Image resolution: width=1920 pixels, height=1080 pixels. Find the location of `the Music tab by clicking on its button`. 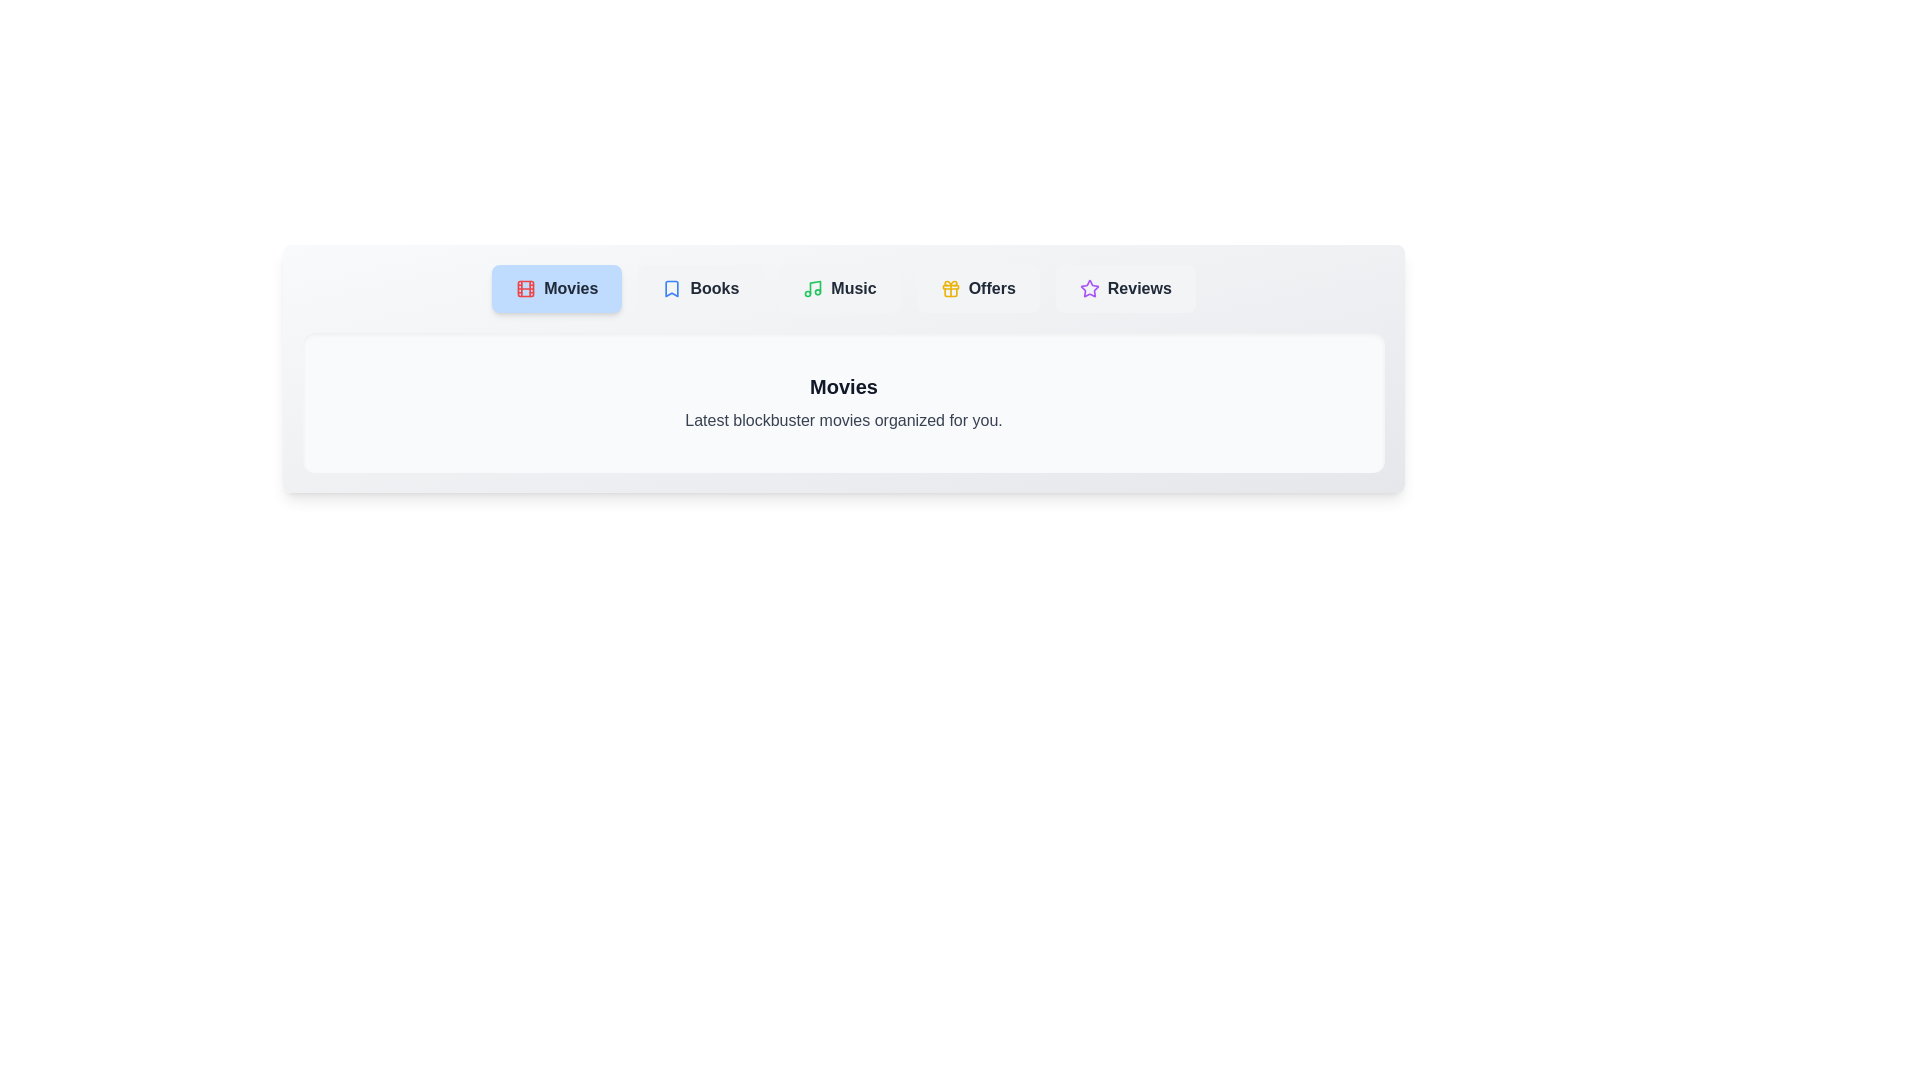

the Music tab by clicking on its button is located at coordinates (840, 289).